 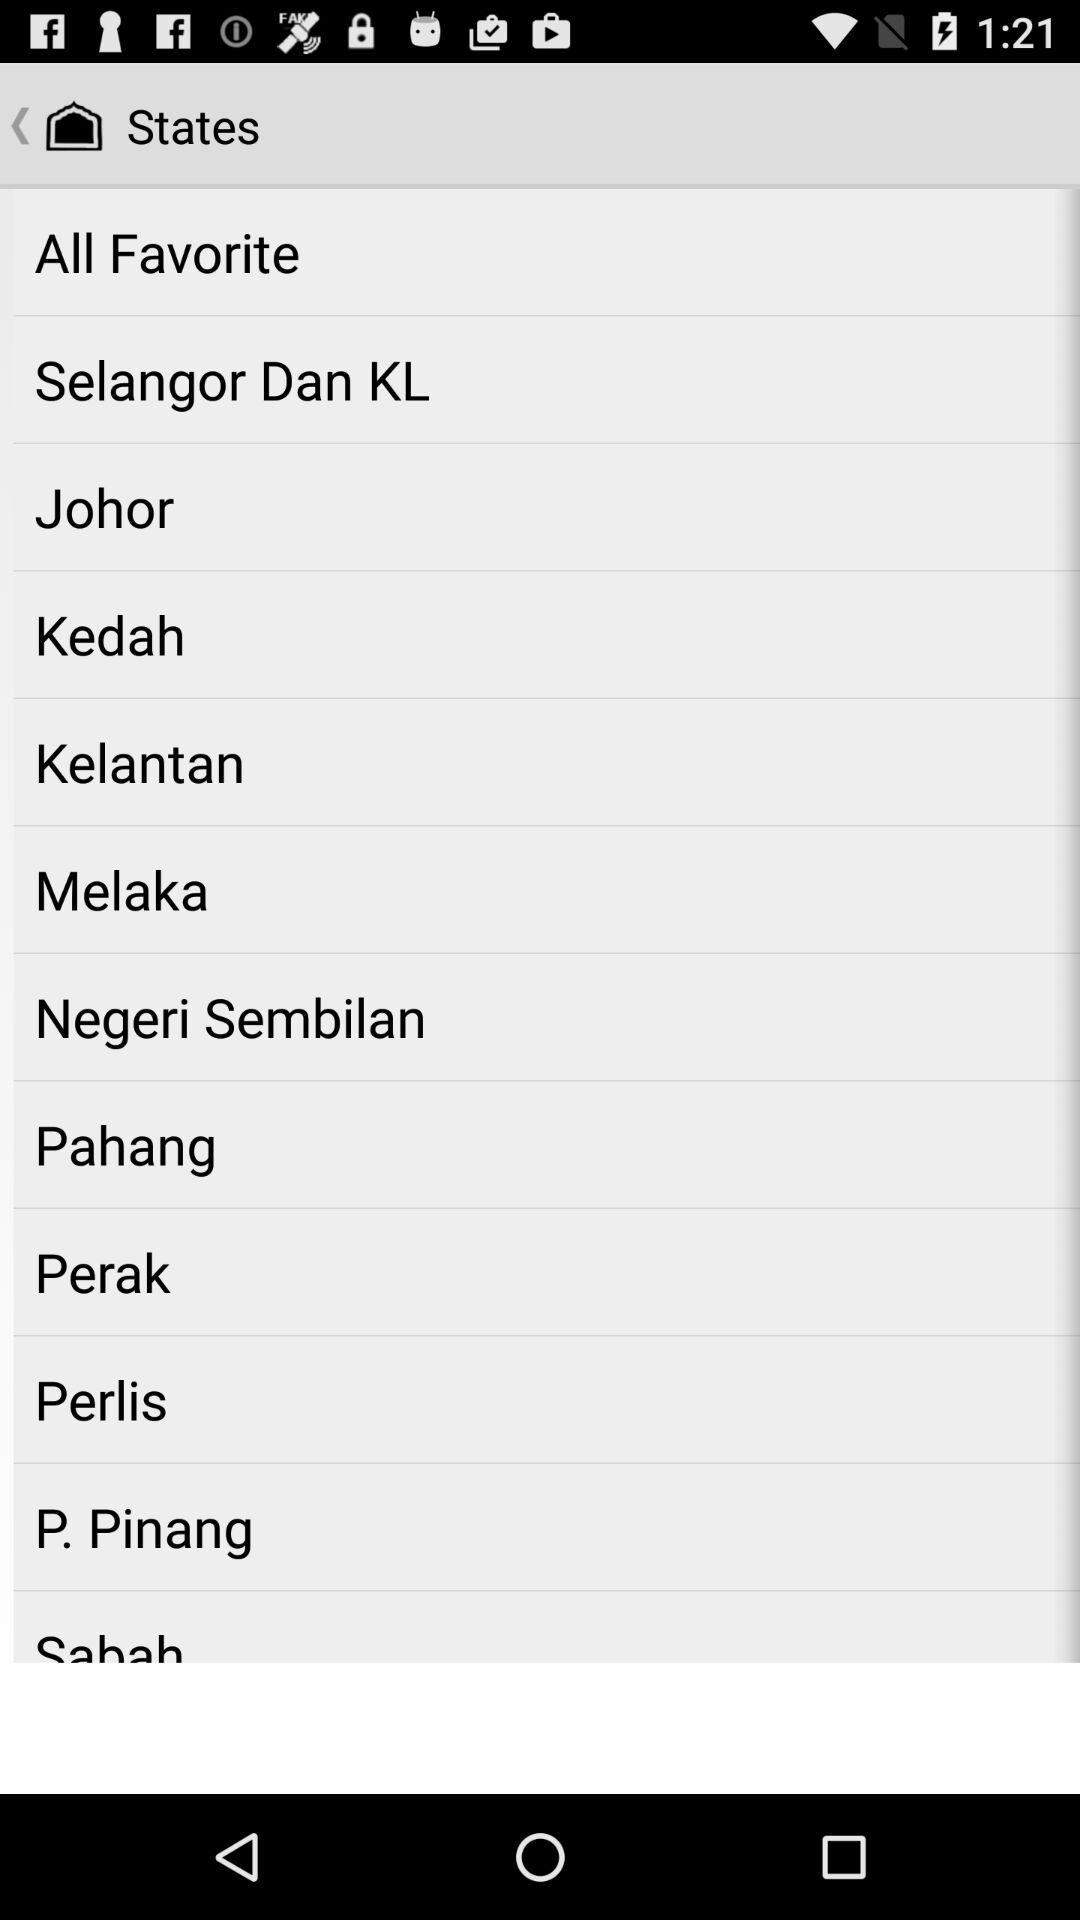 I want to click on johor item, so click(x=546, y=507).